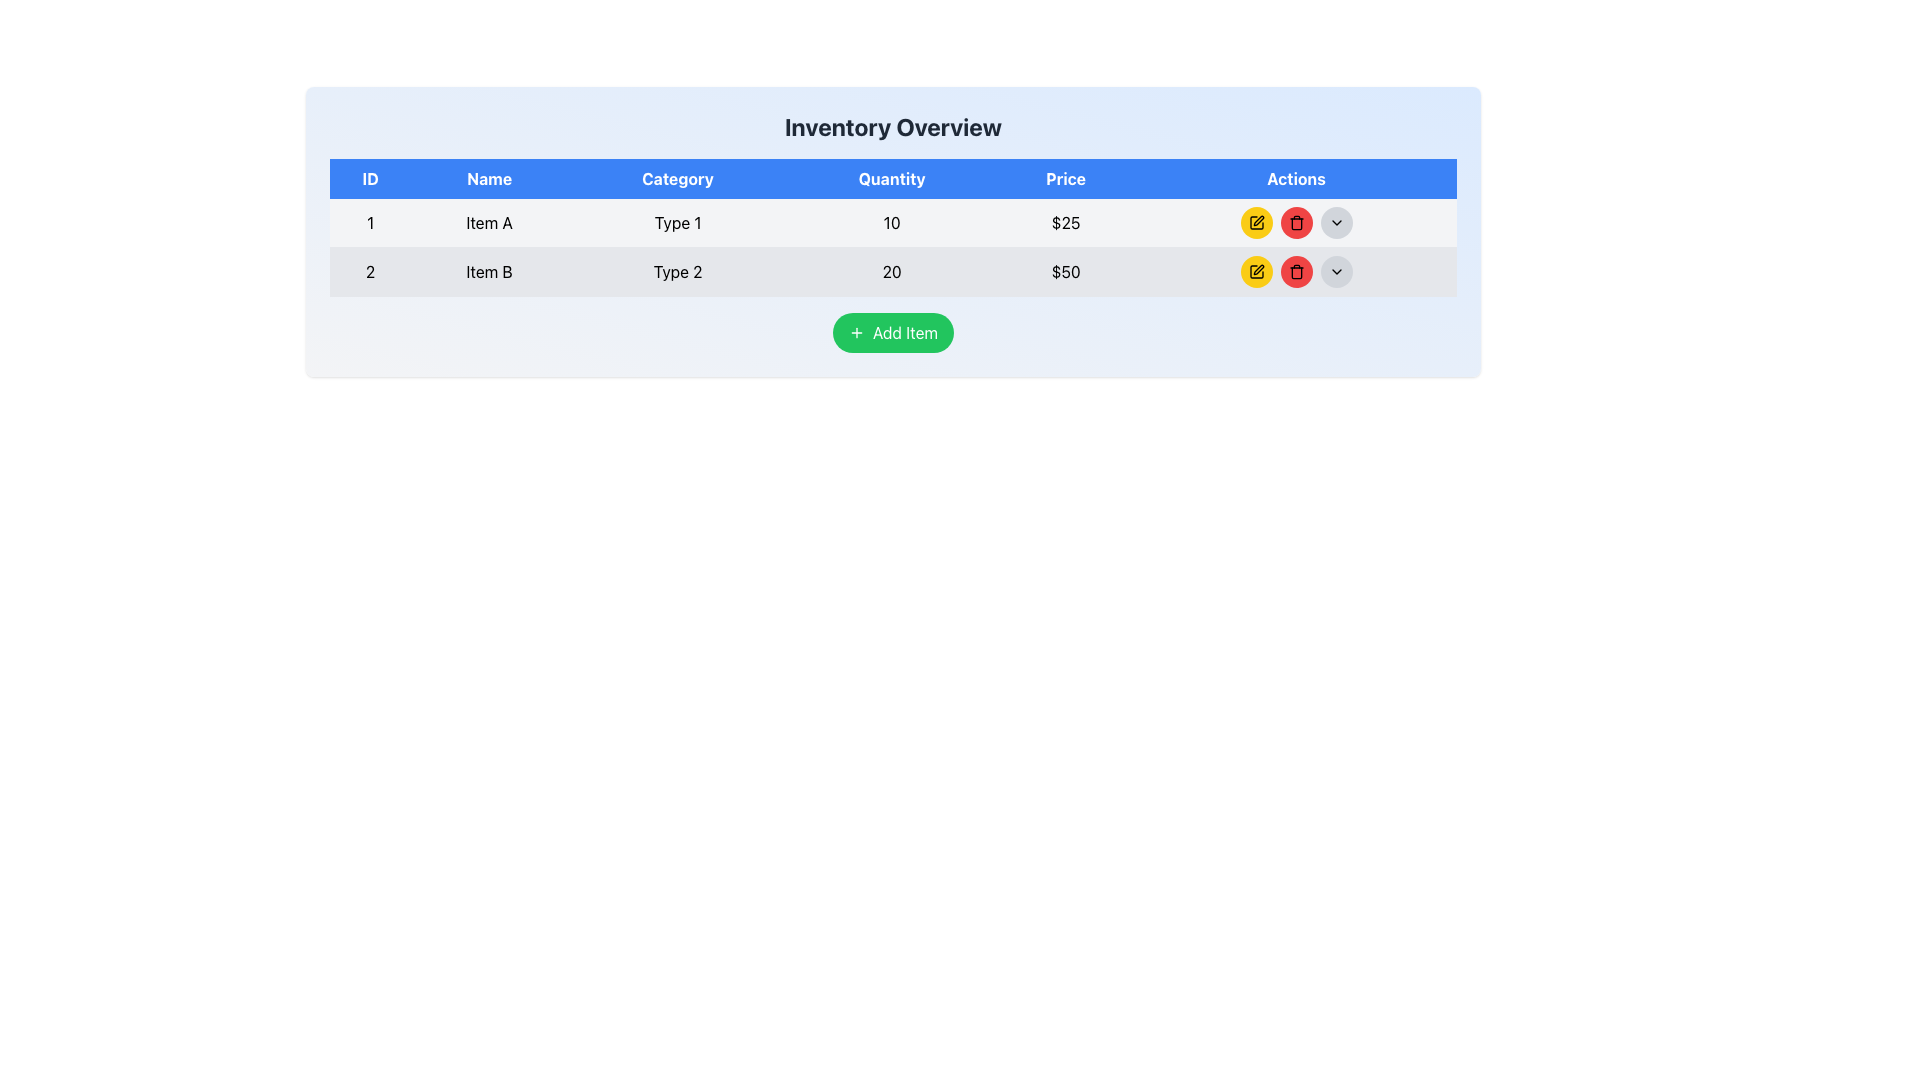  I want to click on the 'Category' label in the blue header bar, which is located between the 'Name' and 'Quantity' blocks, so click(678, 177).